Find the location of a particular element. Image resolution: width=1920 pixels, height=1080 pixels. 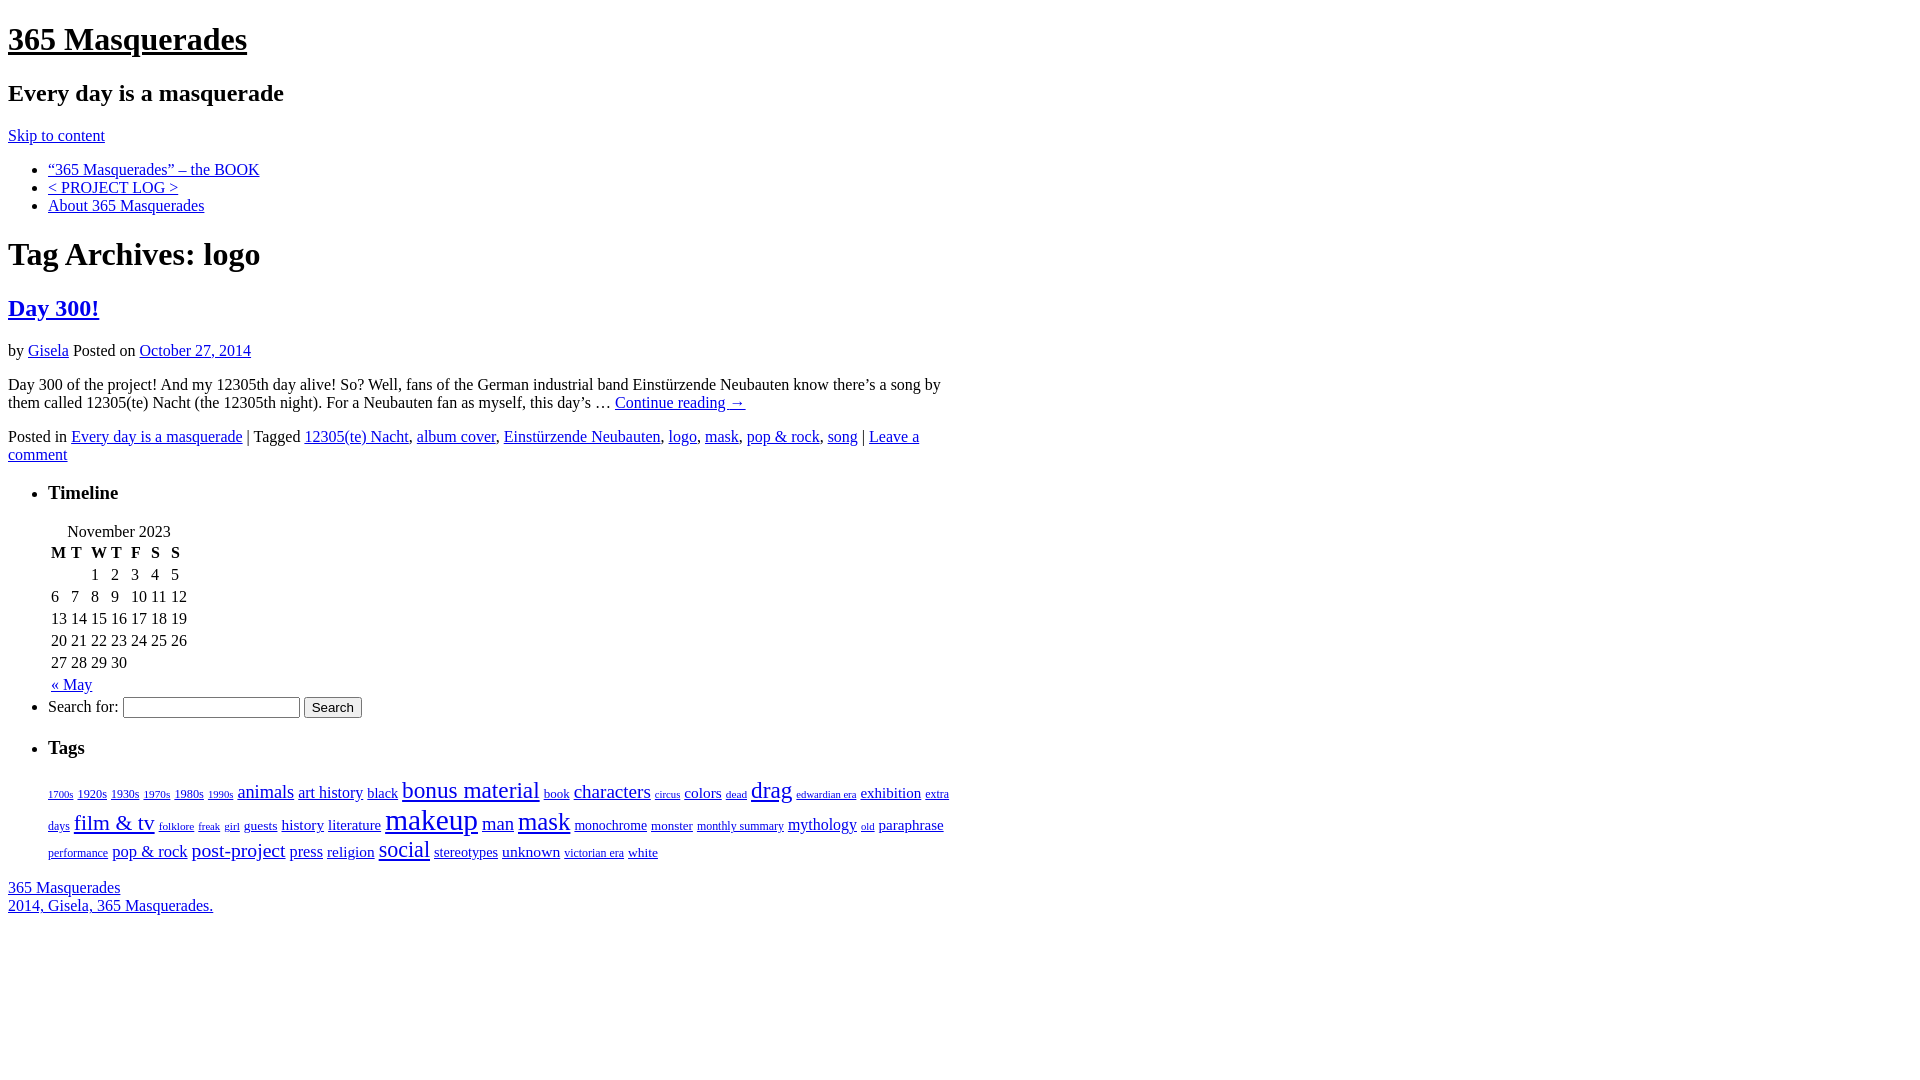

'monthly summary' is located at coordinates (696, 825).